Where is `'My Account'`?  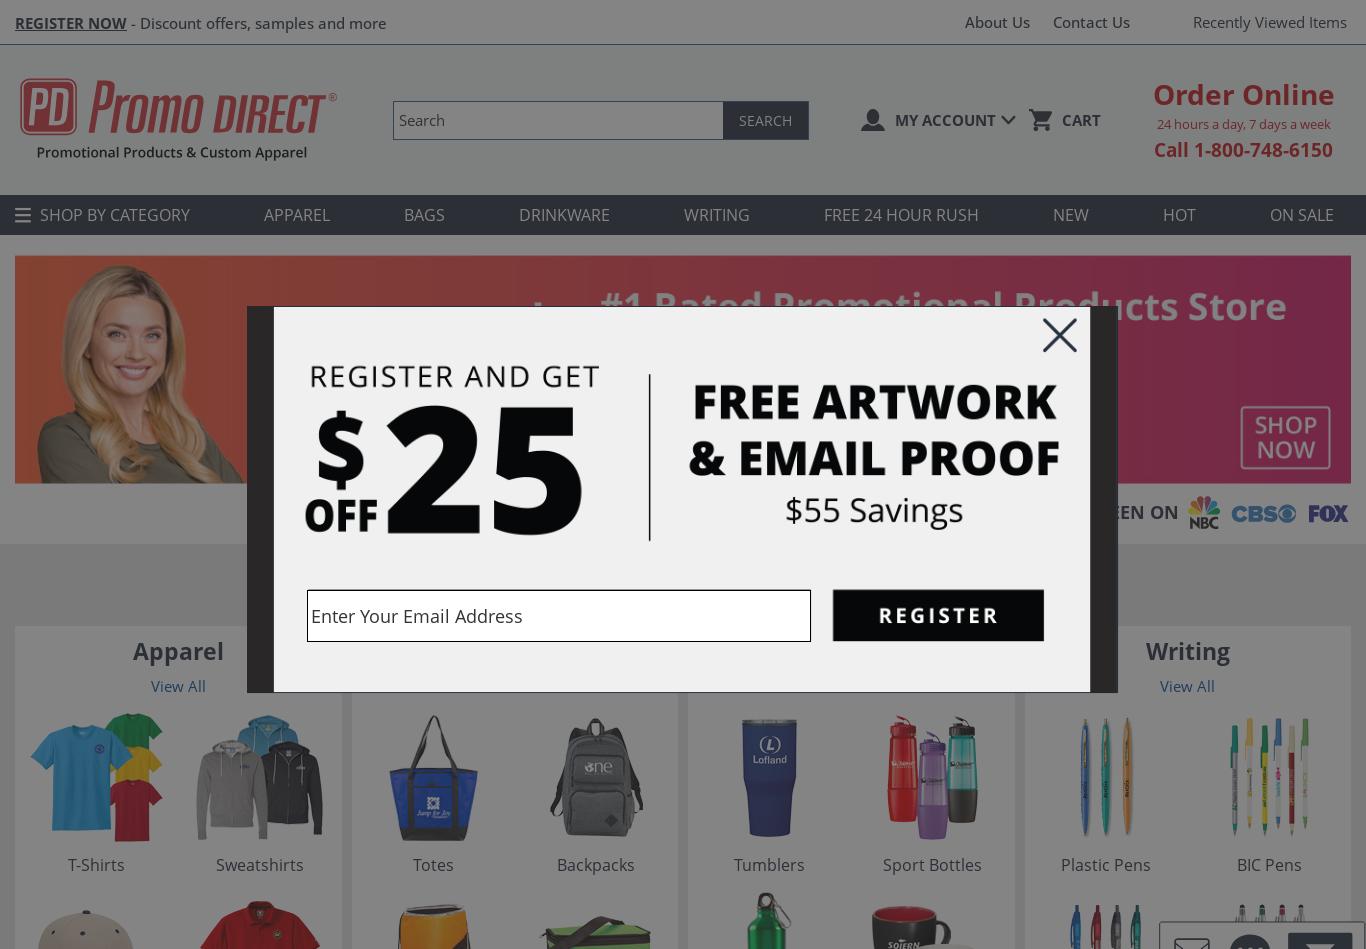
'My Account' is located at coordinates (945, 119).